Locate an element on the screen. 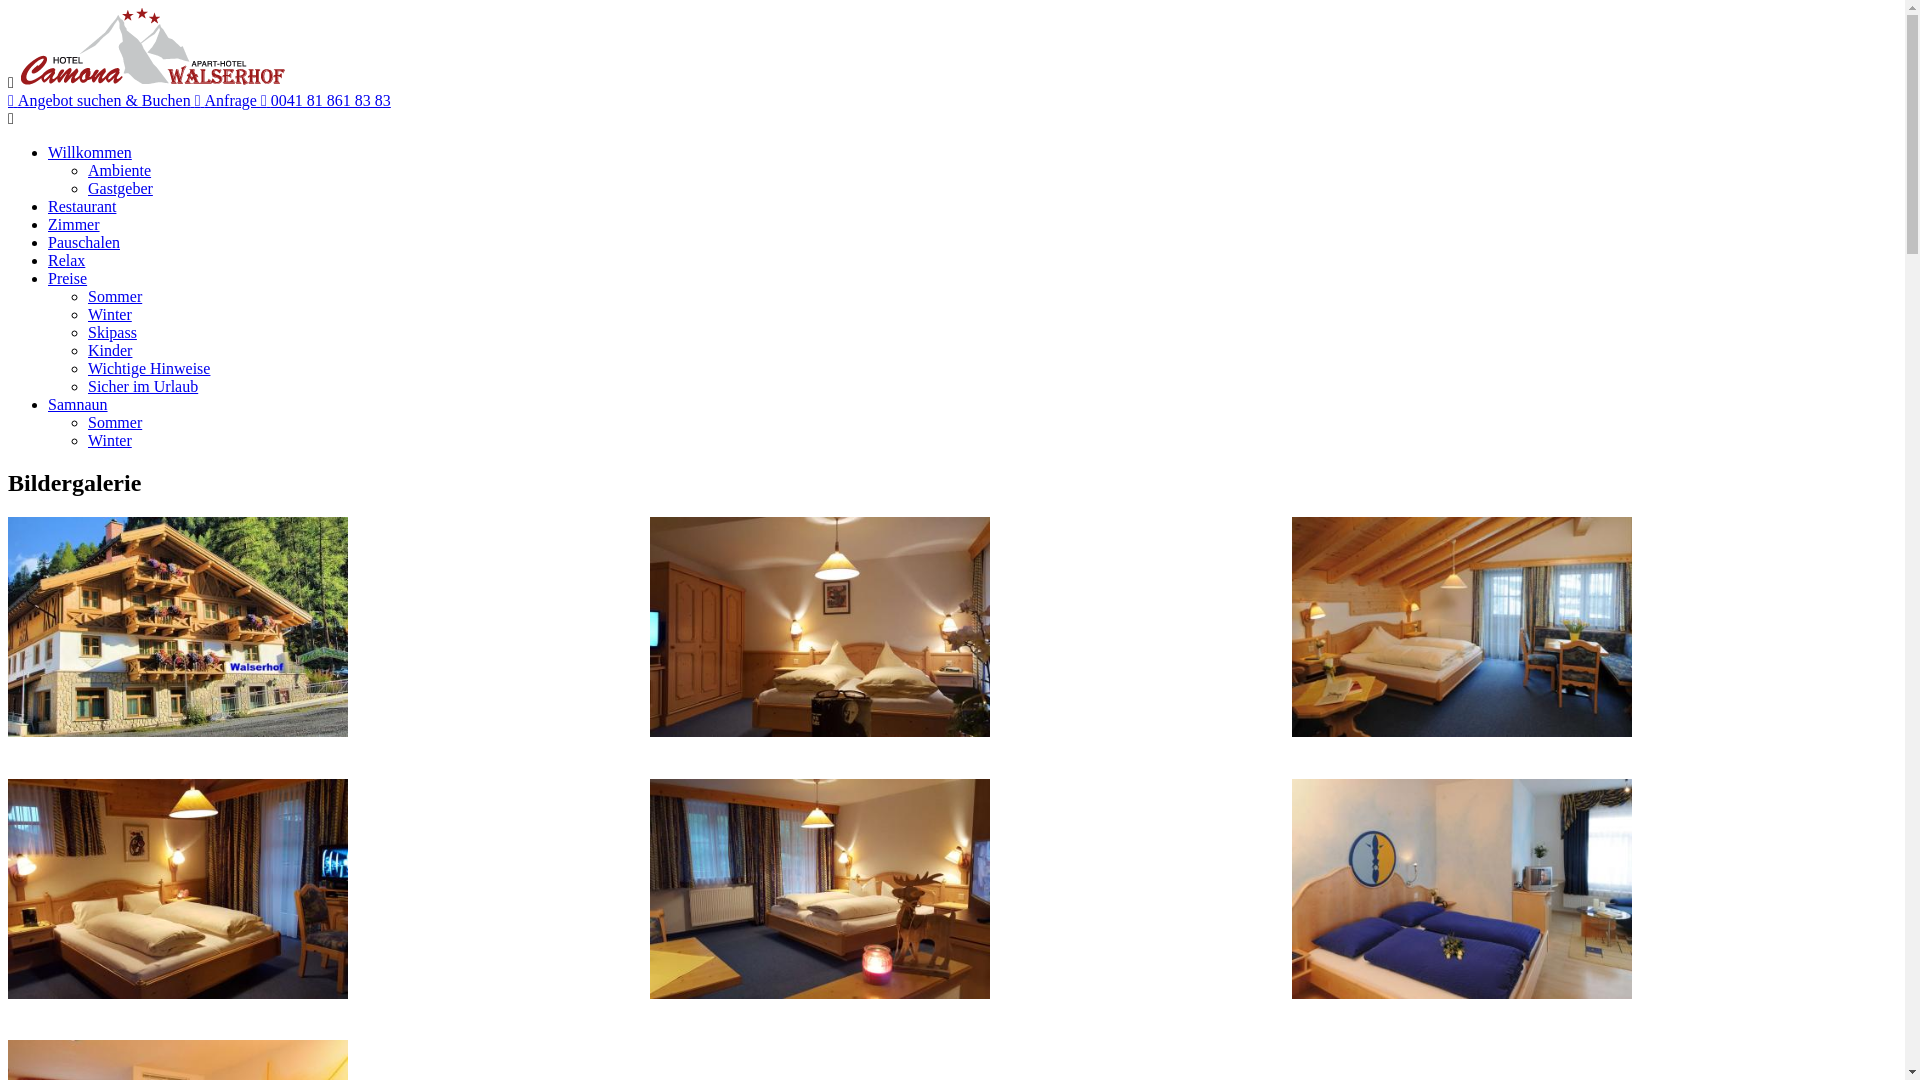 The image size is (1920, 1080). 'Sicher im Urlaub' is located at coordinates (86, 386).